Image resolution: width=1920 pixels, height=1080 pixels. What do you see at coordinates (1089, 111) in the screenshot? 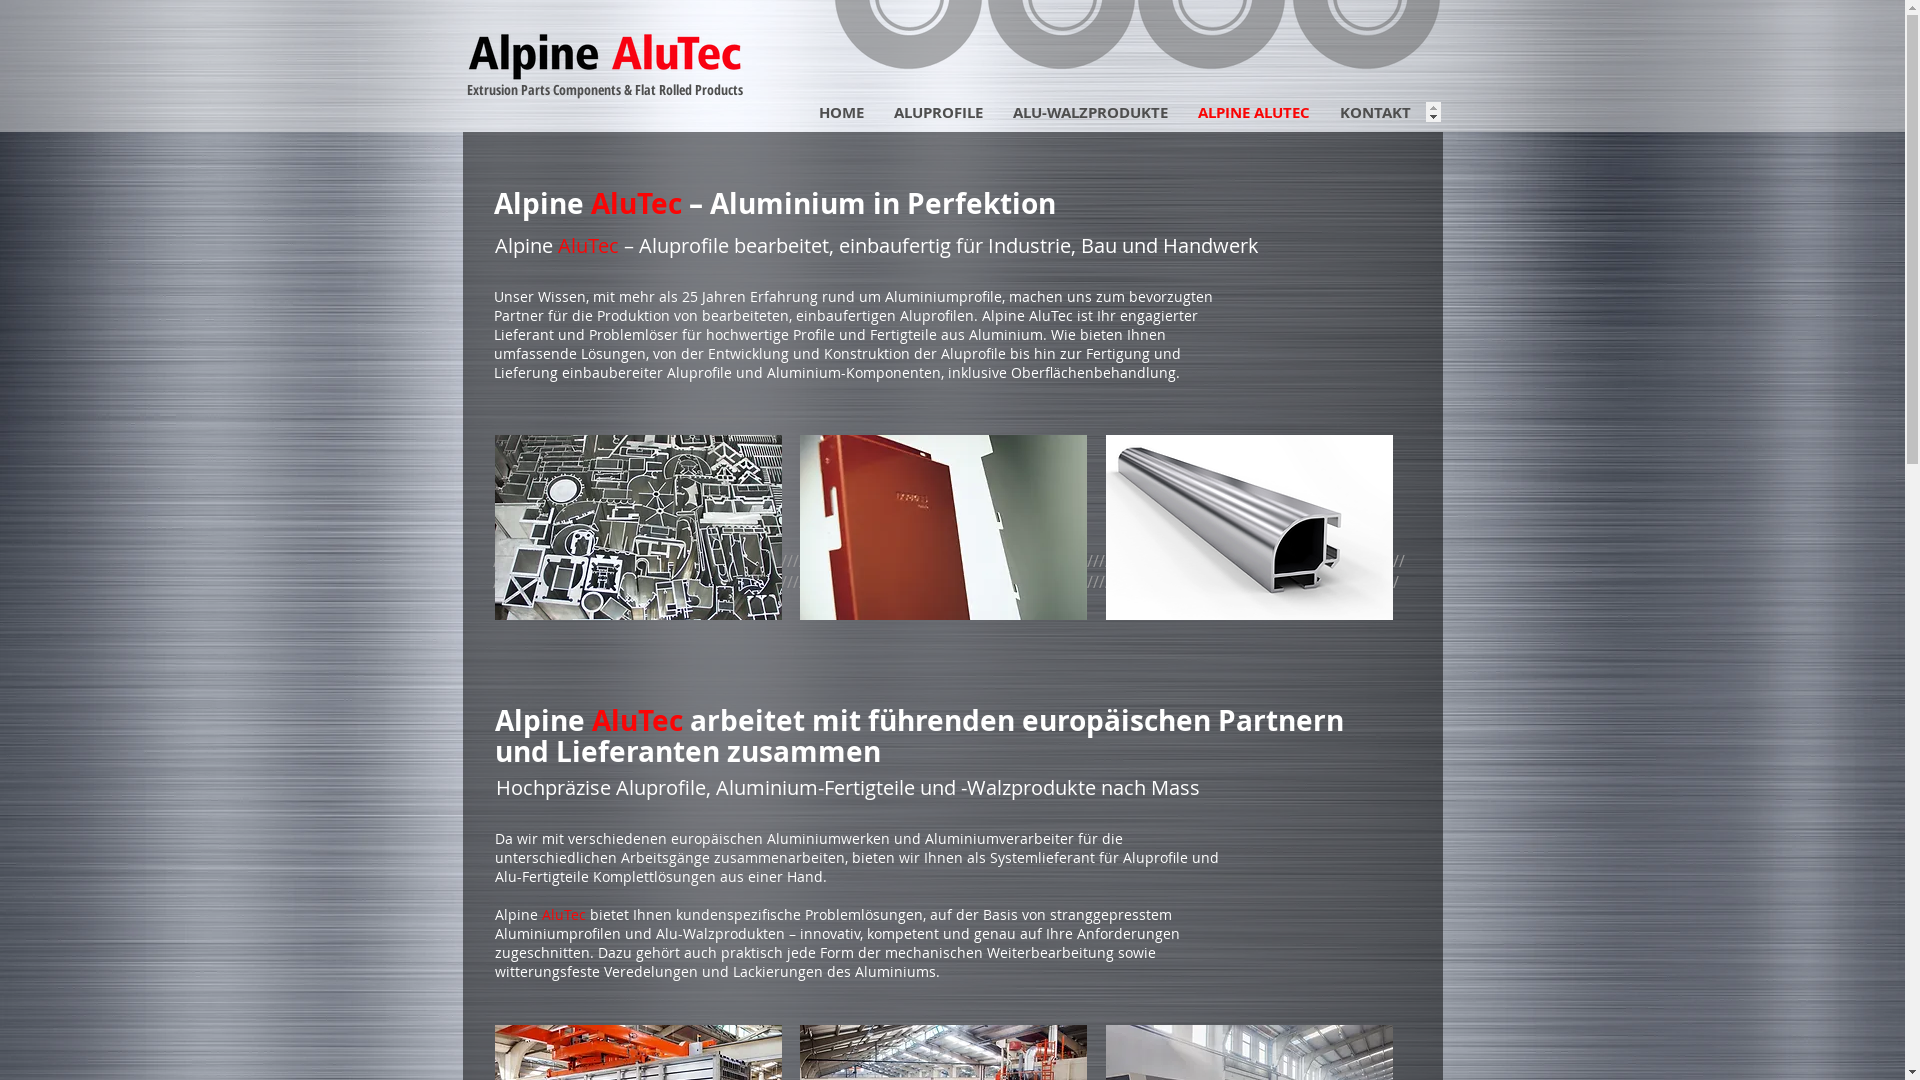
I see `'ALU-WALZPRODUKTE'` at bounding box center [1089, 111].